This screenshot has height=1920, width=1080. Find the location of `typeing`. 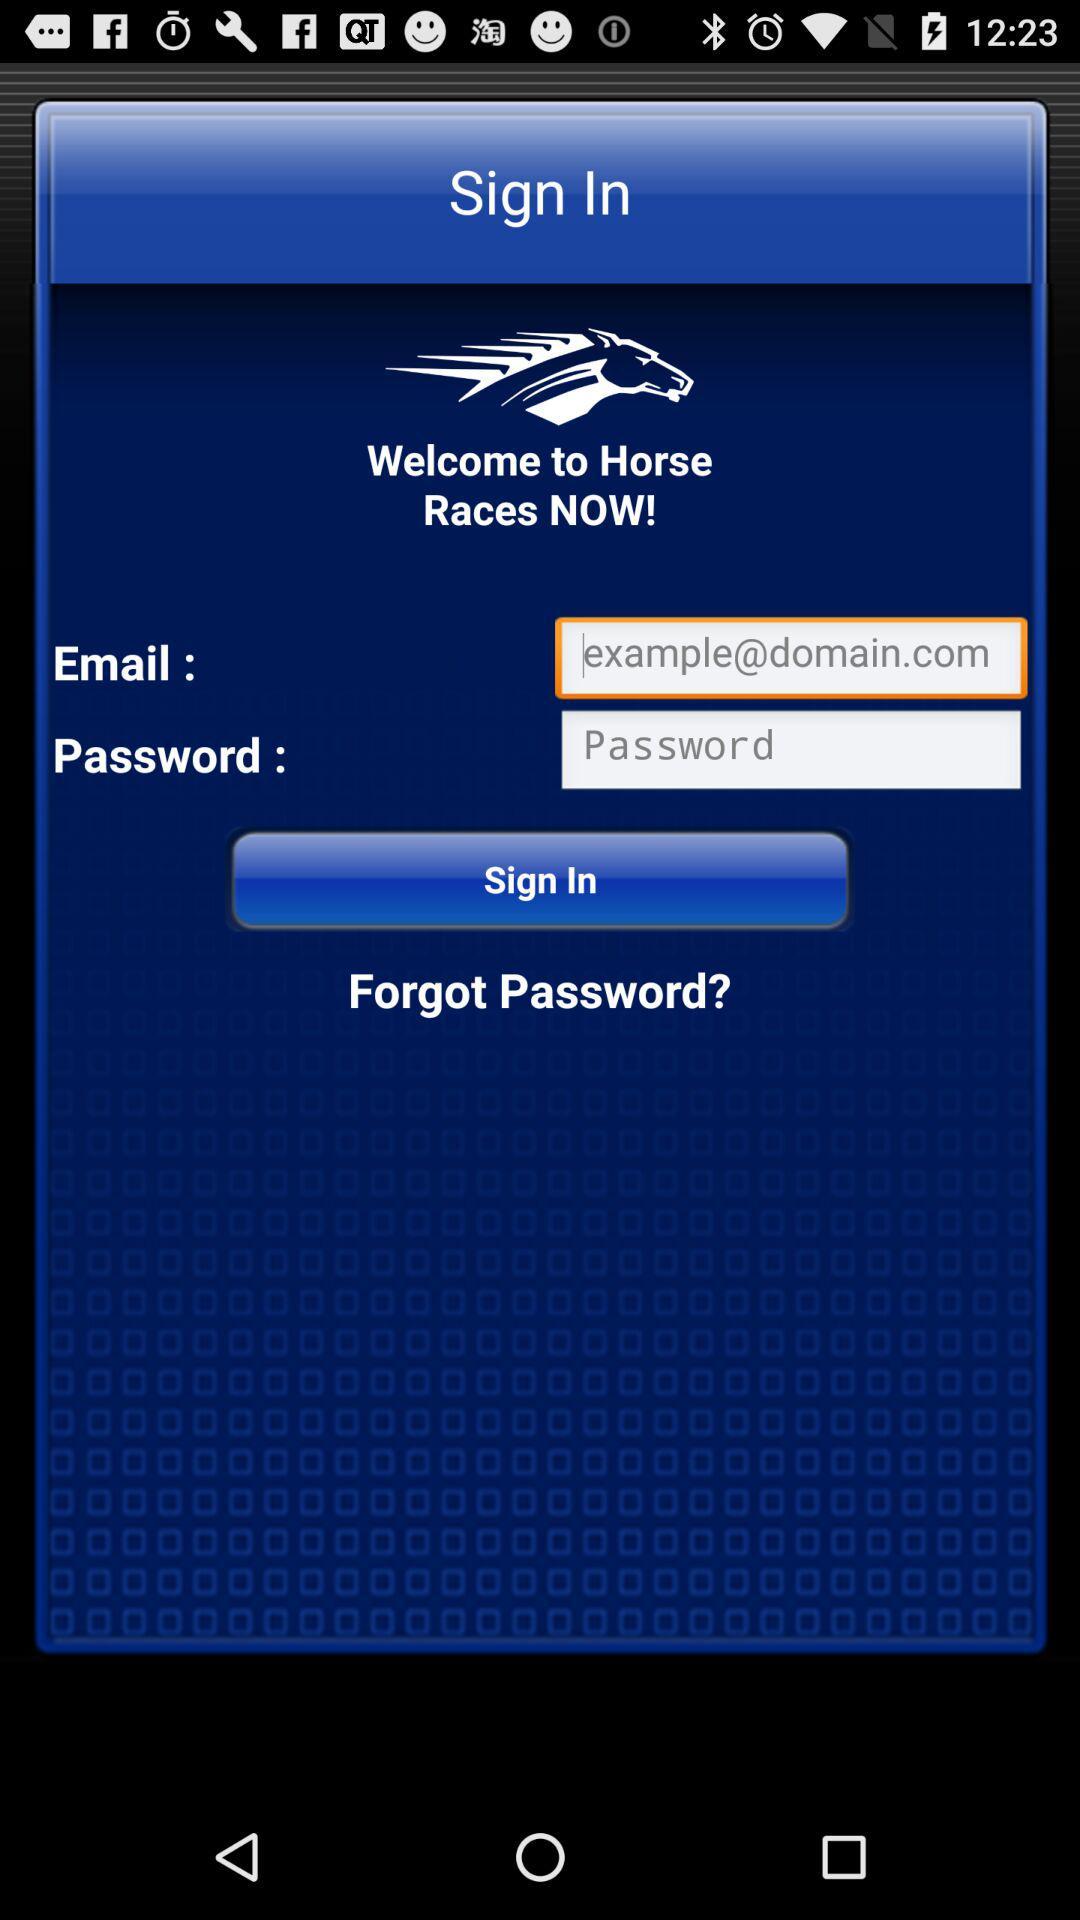

typeing is located at coordinates (790, 753).